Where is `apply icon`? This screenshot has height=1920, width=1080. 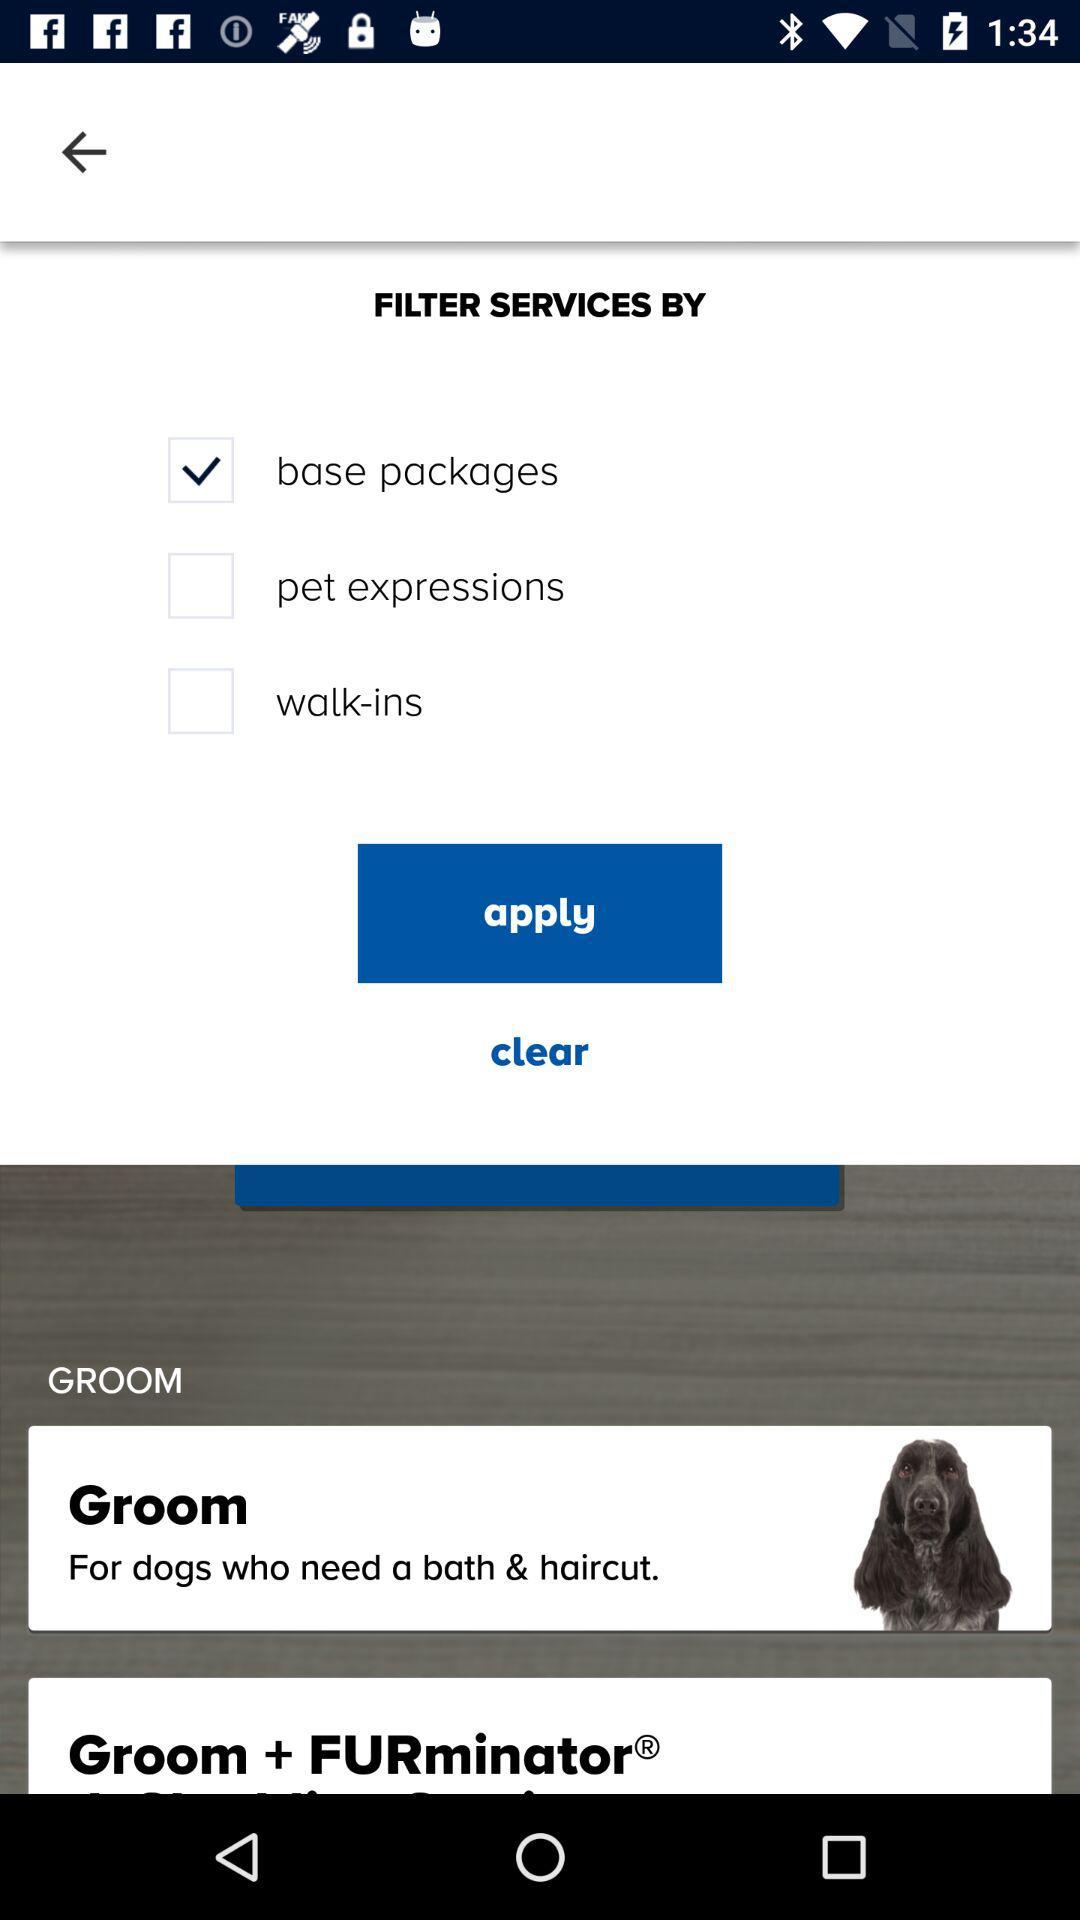 apply icon is located at coordinates (540, 912).